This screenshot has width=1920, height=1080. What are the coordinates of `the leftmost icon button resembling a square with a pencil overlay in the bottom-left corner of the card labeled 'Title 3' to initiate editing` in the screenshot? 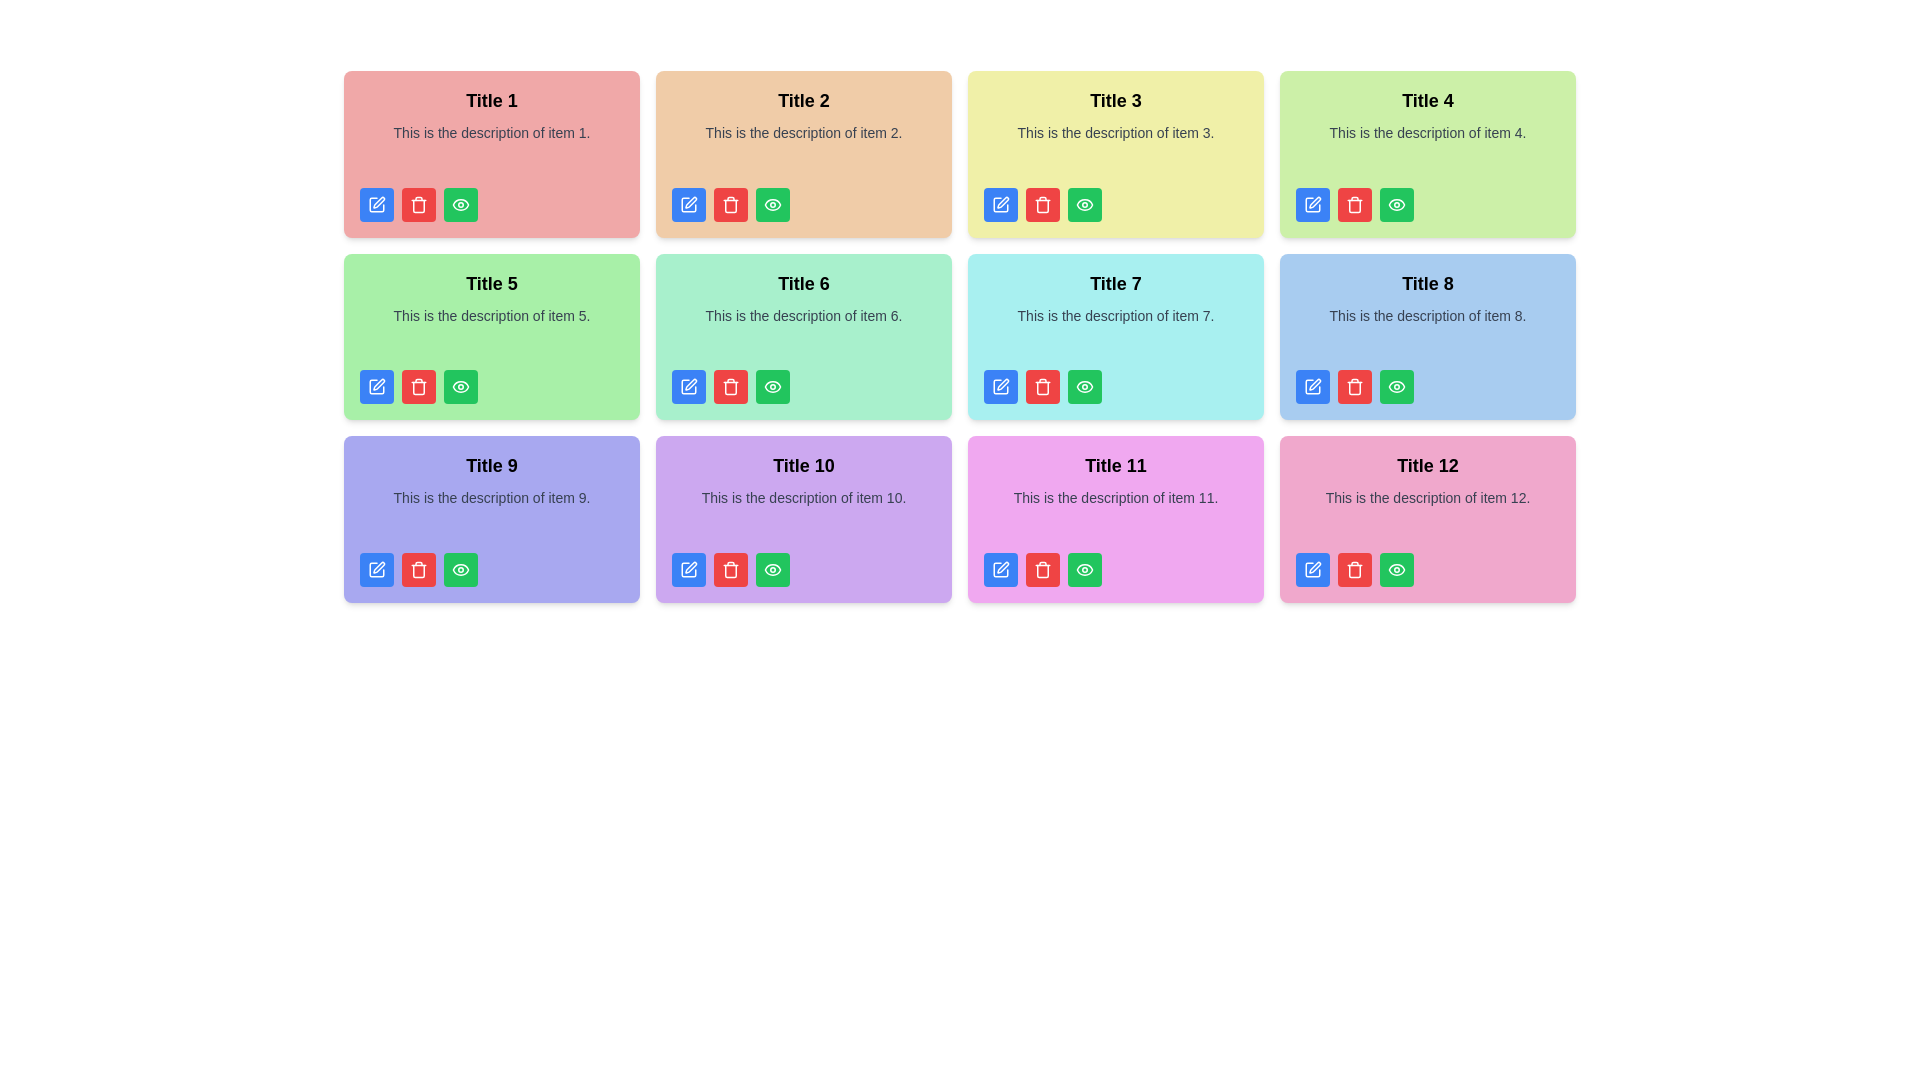 It's located at (1001, 204).